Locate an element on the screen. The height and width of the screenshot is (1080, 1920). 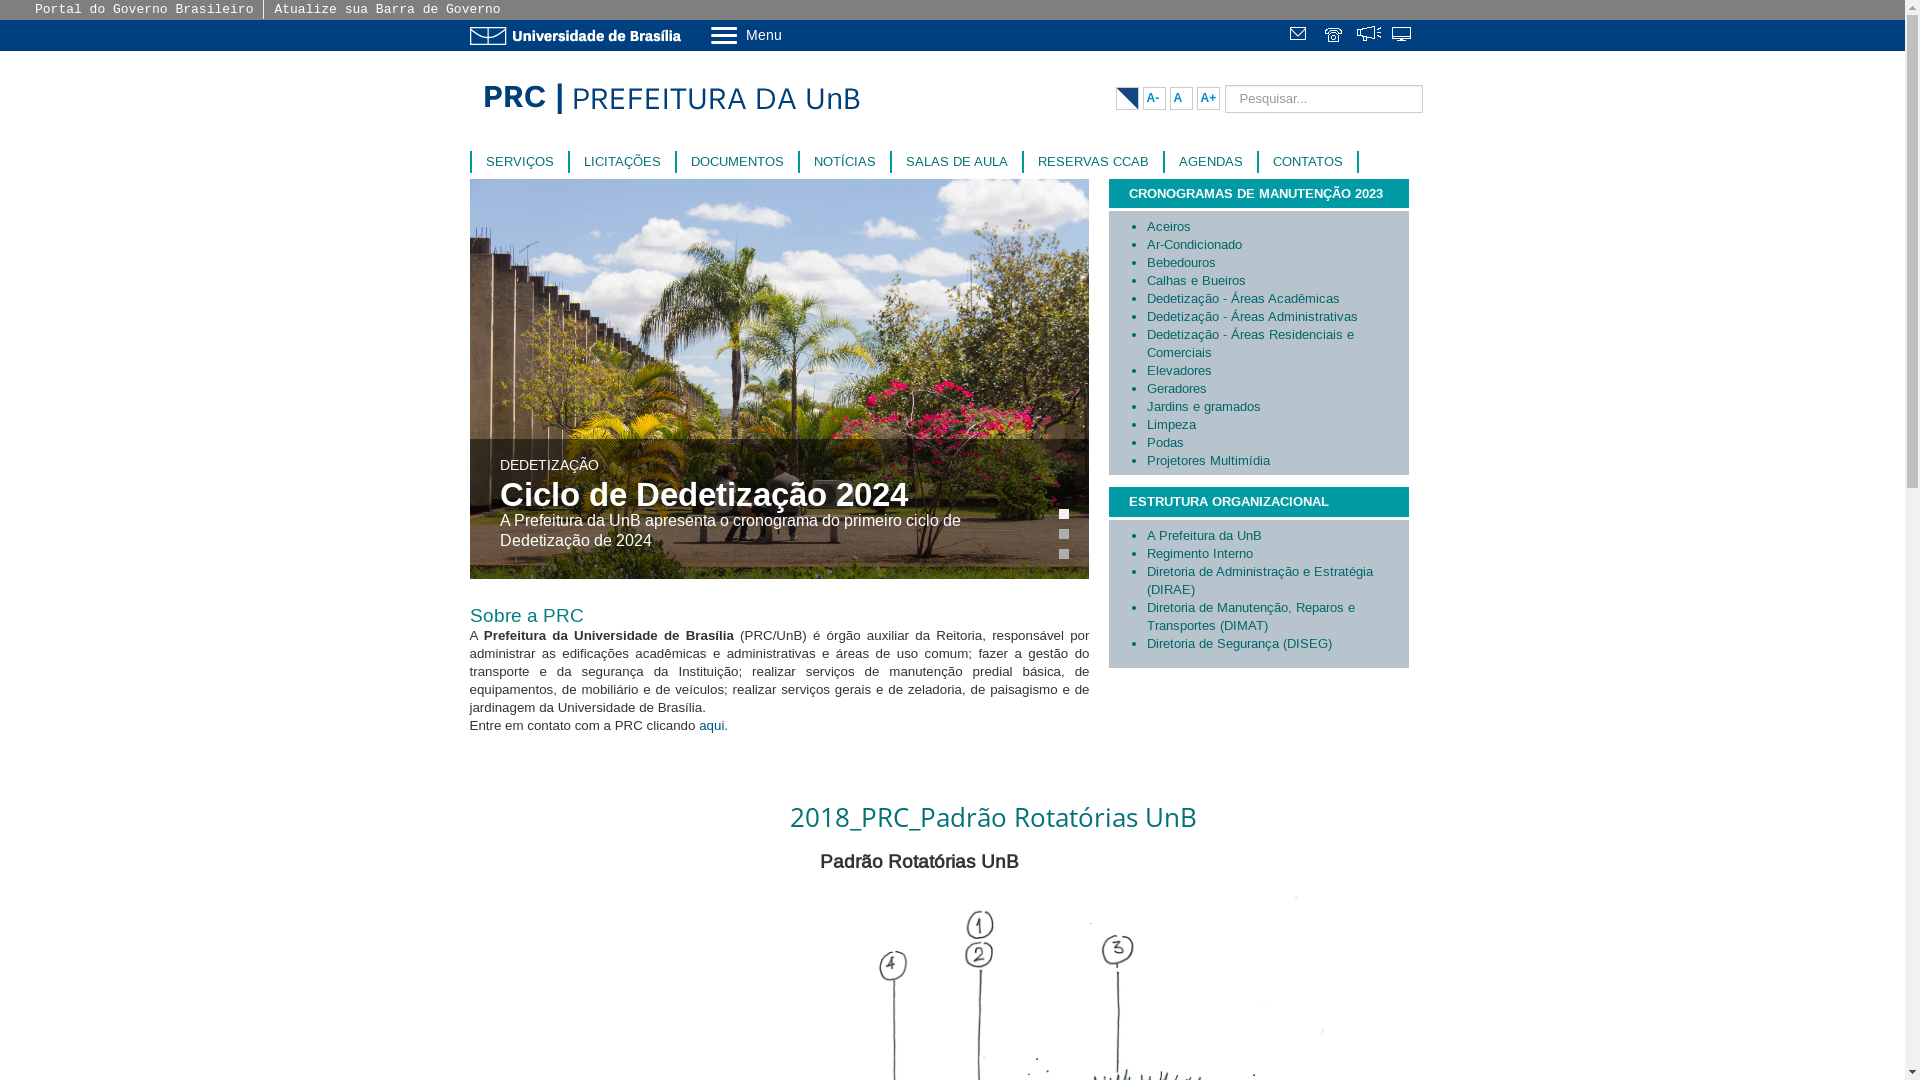
'Geradores' is located at coordinates (1147, 389).